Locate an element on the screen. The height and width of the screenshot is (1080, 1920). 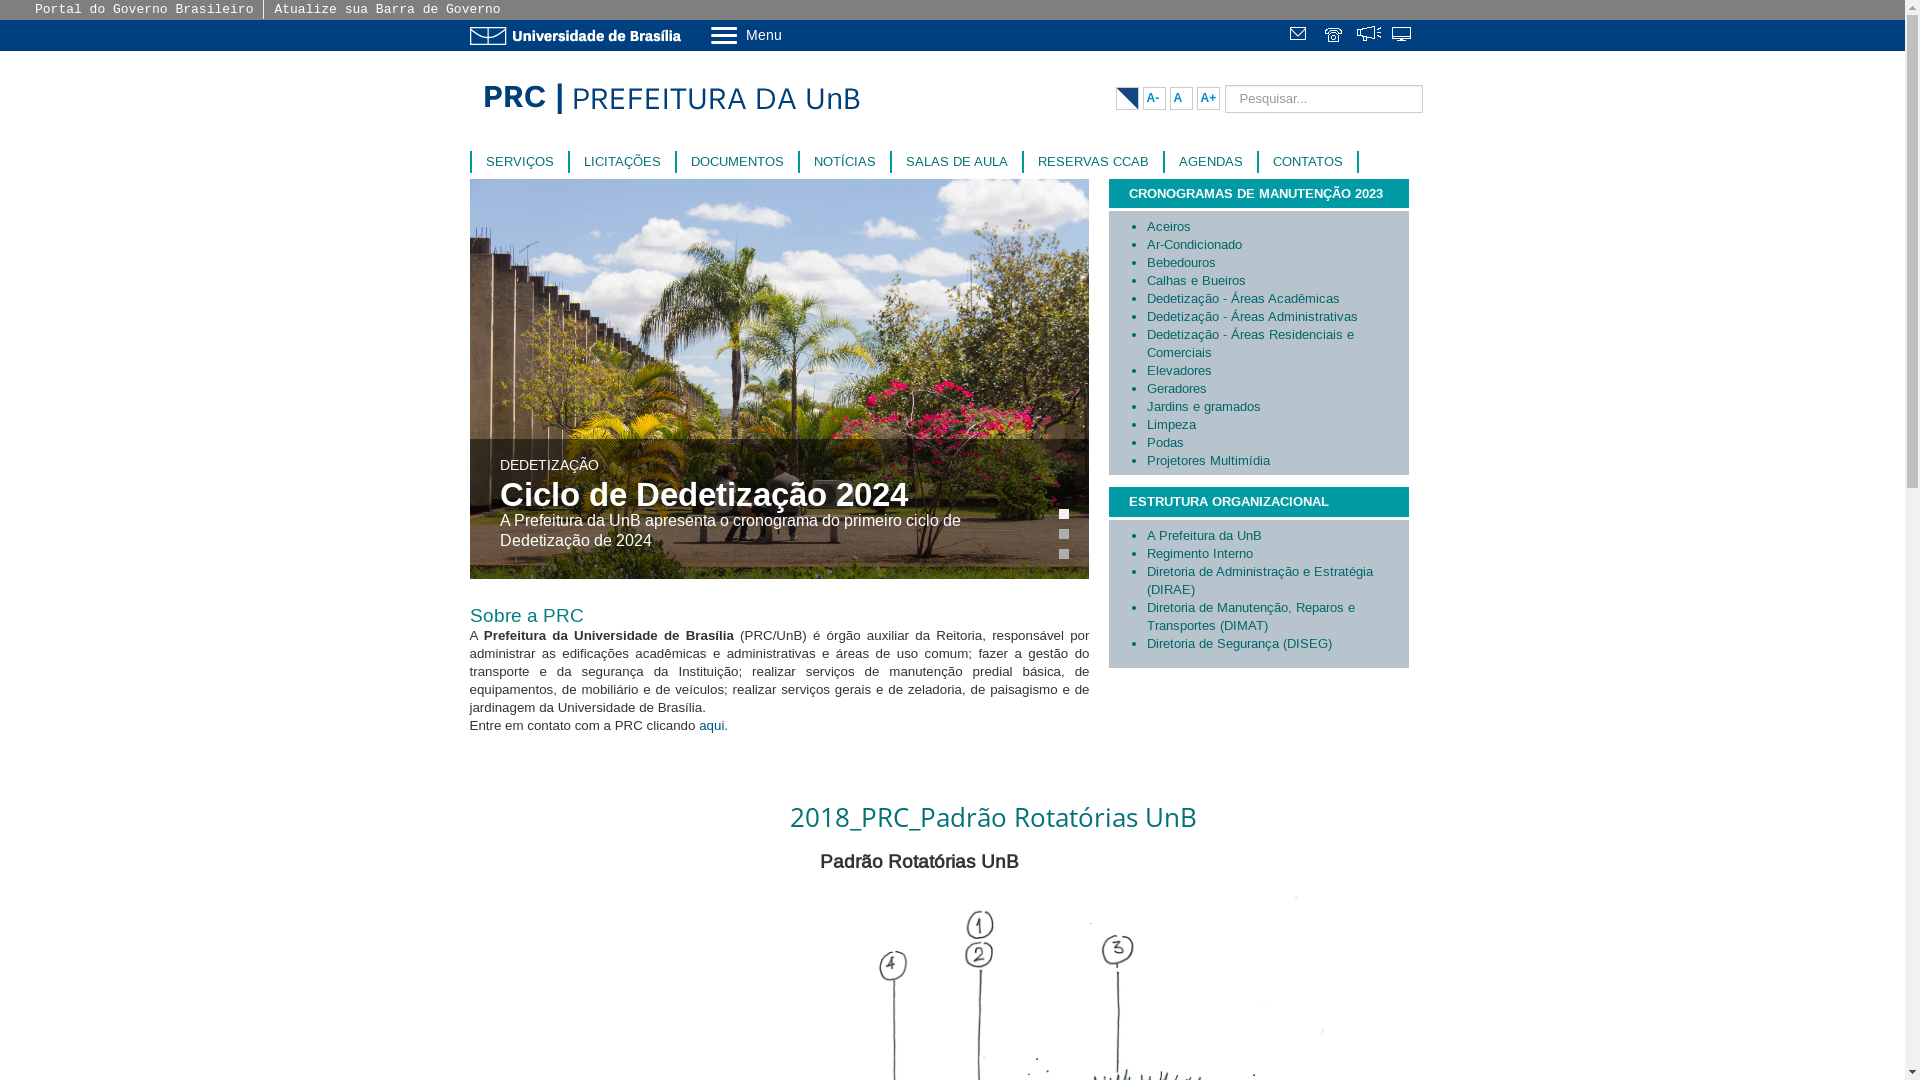
'Geradores' is located at coordinates (1147, 389).